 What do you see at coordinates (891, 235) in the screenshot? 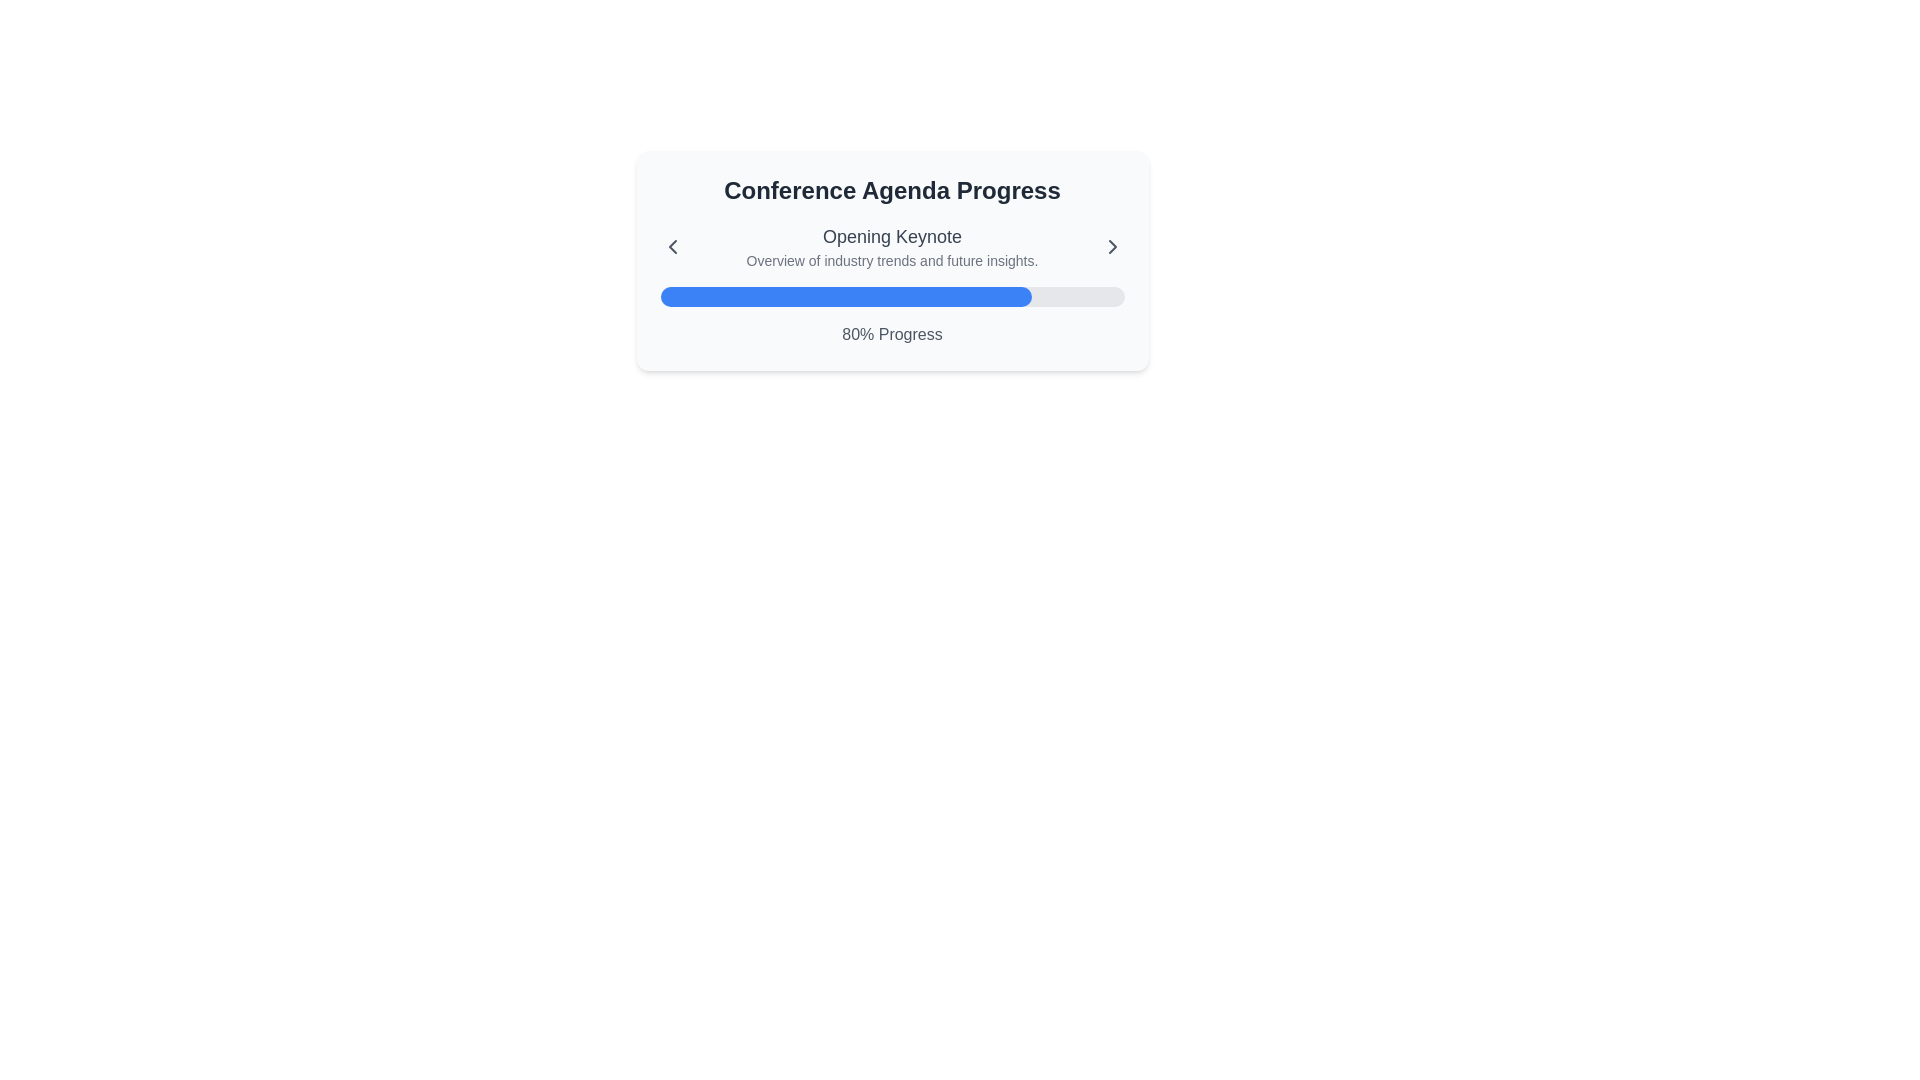
I see `text element displaying 'Opening Keynote', which is styled with a larger font and bold weight, located at the center of the layout` at bounding box center [891, 235].